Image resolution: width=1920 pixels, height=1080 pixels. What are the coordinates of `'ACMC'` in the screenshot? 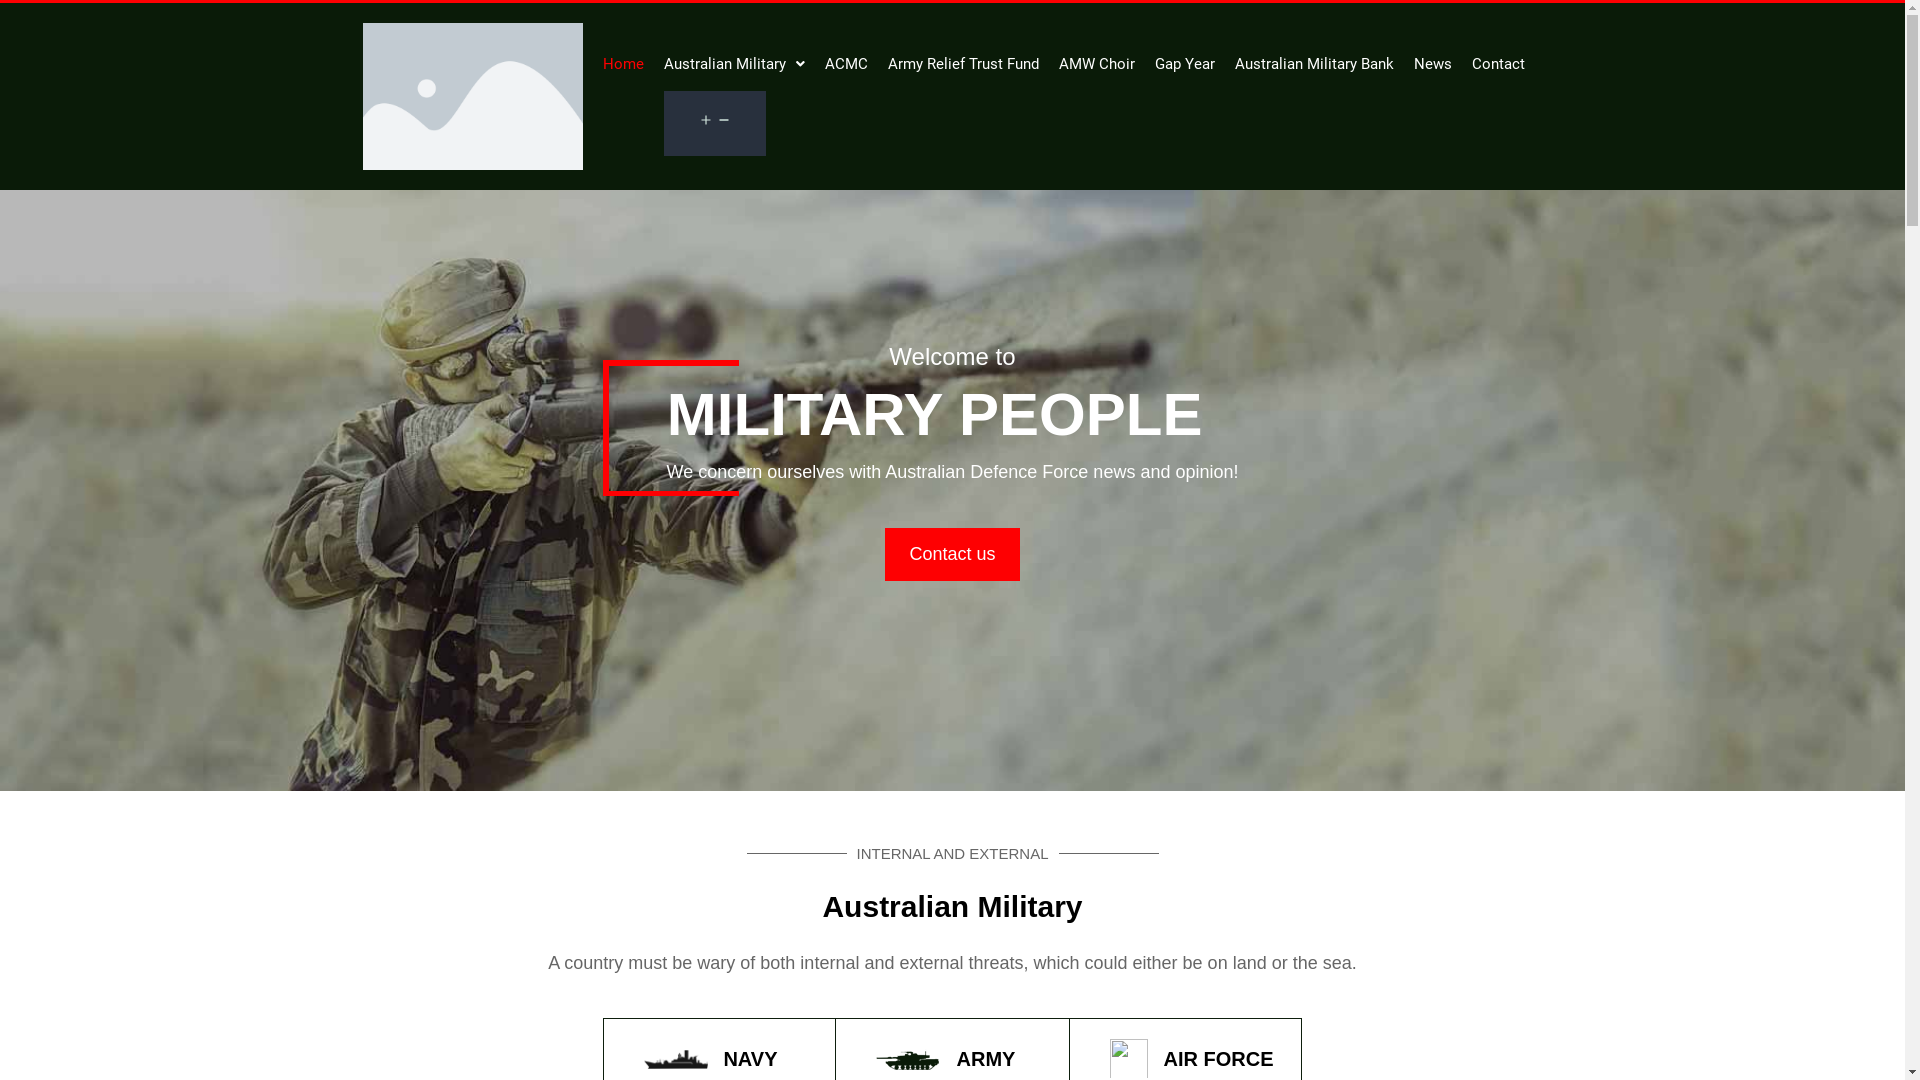 It's located at (845, 63).